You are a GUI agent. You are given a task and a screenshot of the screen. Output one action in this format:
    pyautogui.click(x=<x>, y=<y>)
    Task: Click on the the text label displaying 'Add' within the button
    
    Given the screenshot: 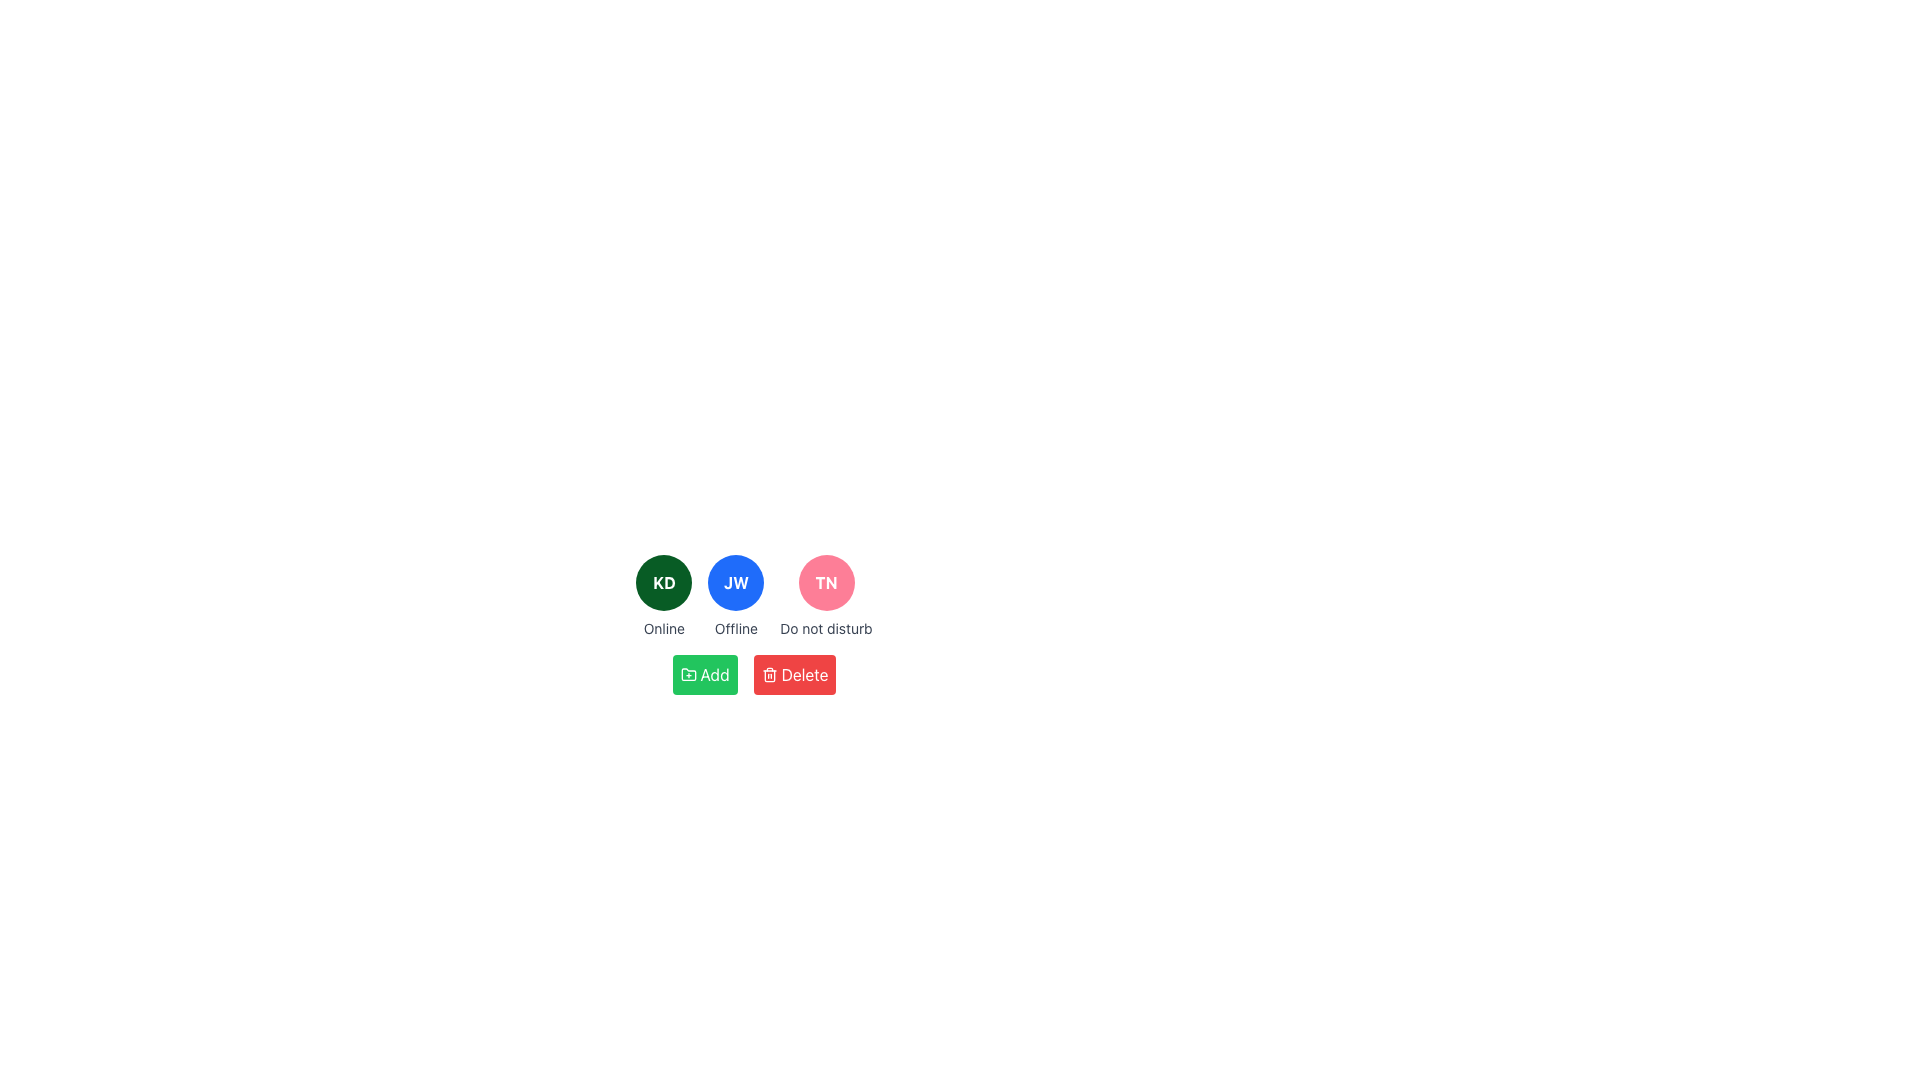 What is the action you would take?
    pyautogui.click(x=715, y=675)
    